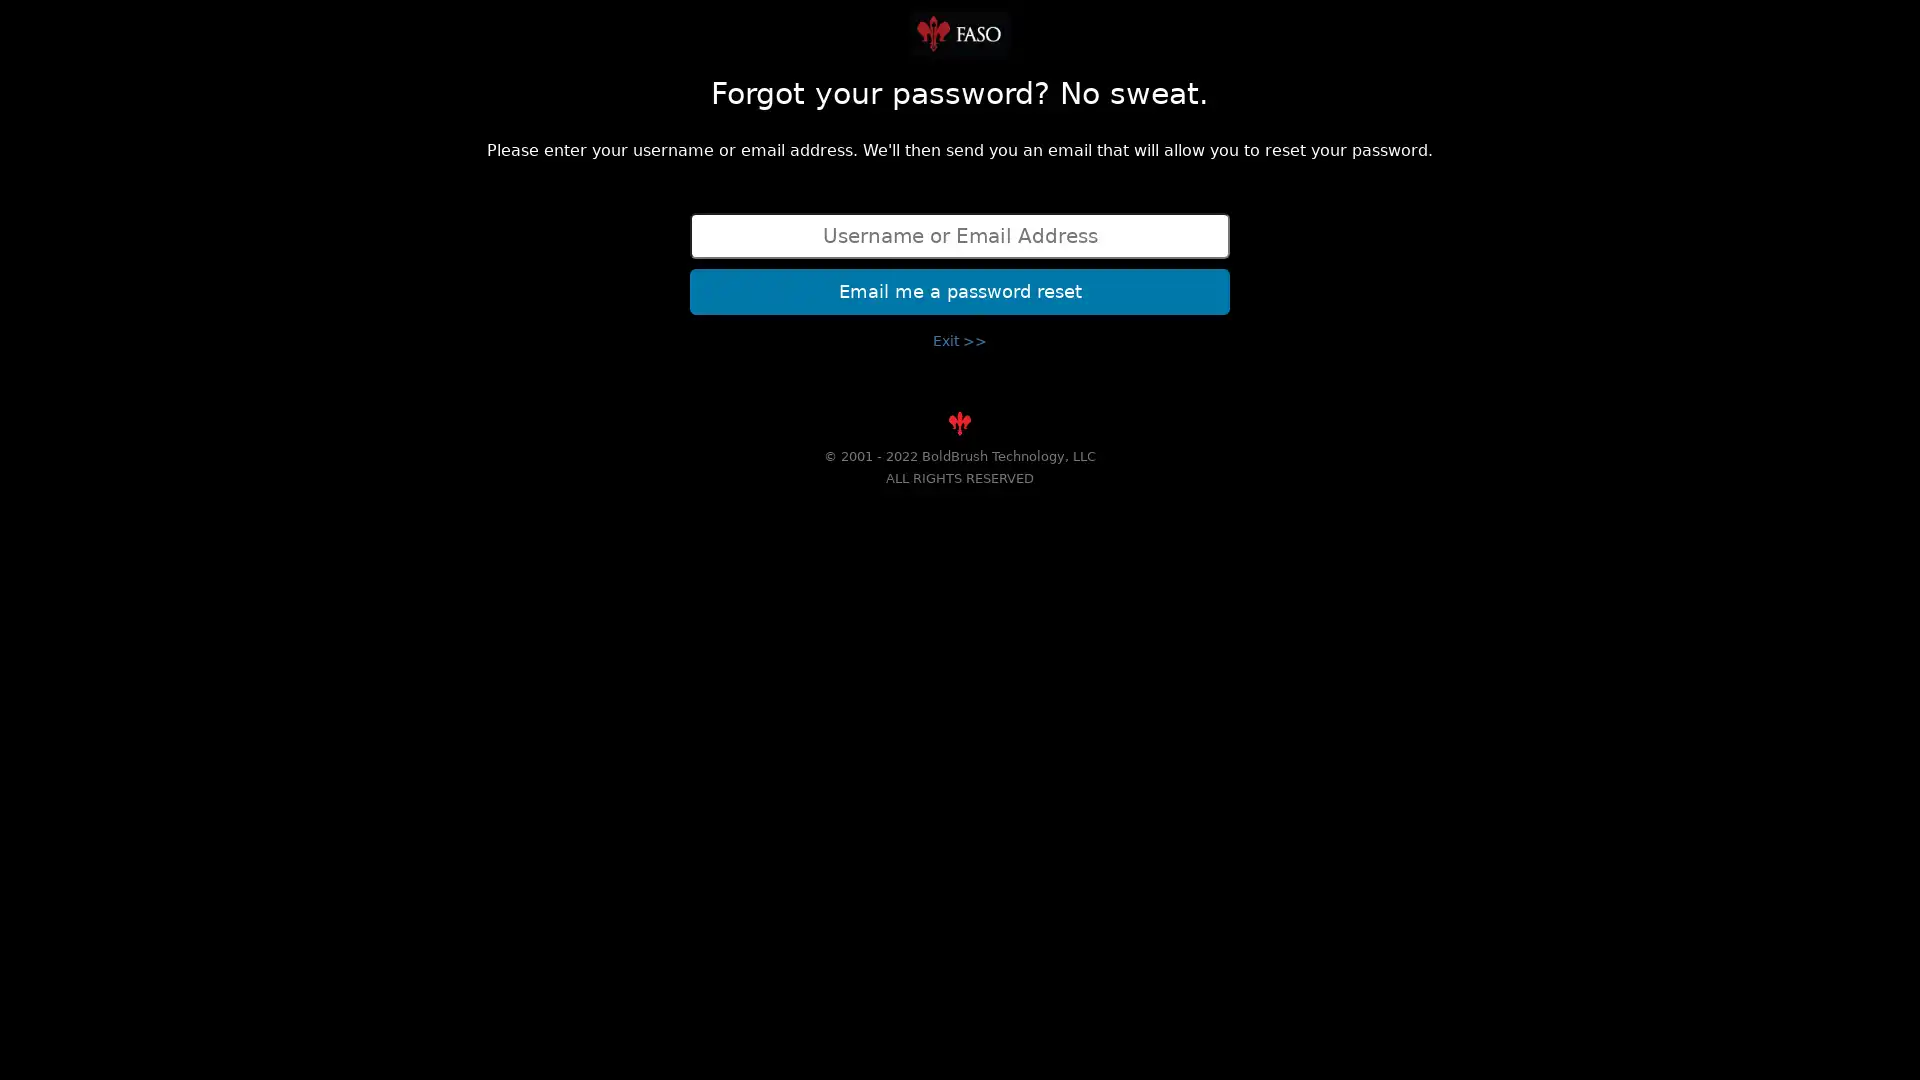 This screenshot has height=1080, width=1920. Describe the element at coordinates (960, 290) in the screenshot. I see `Email me a password reset` at that location.